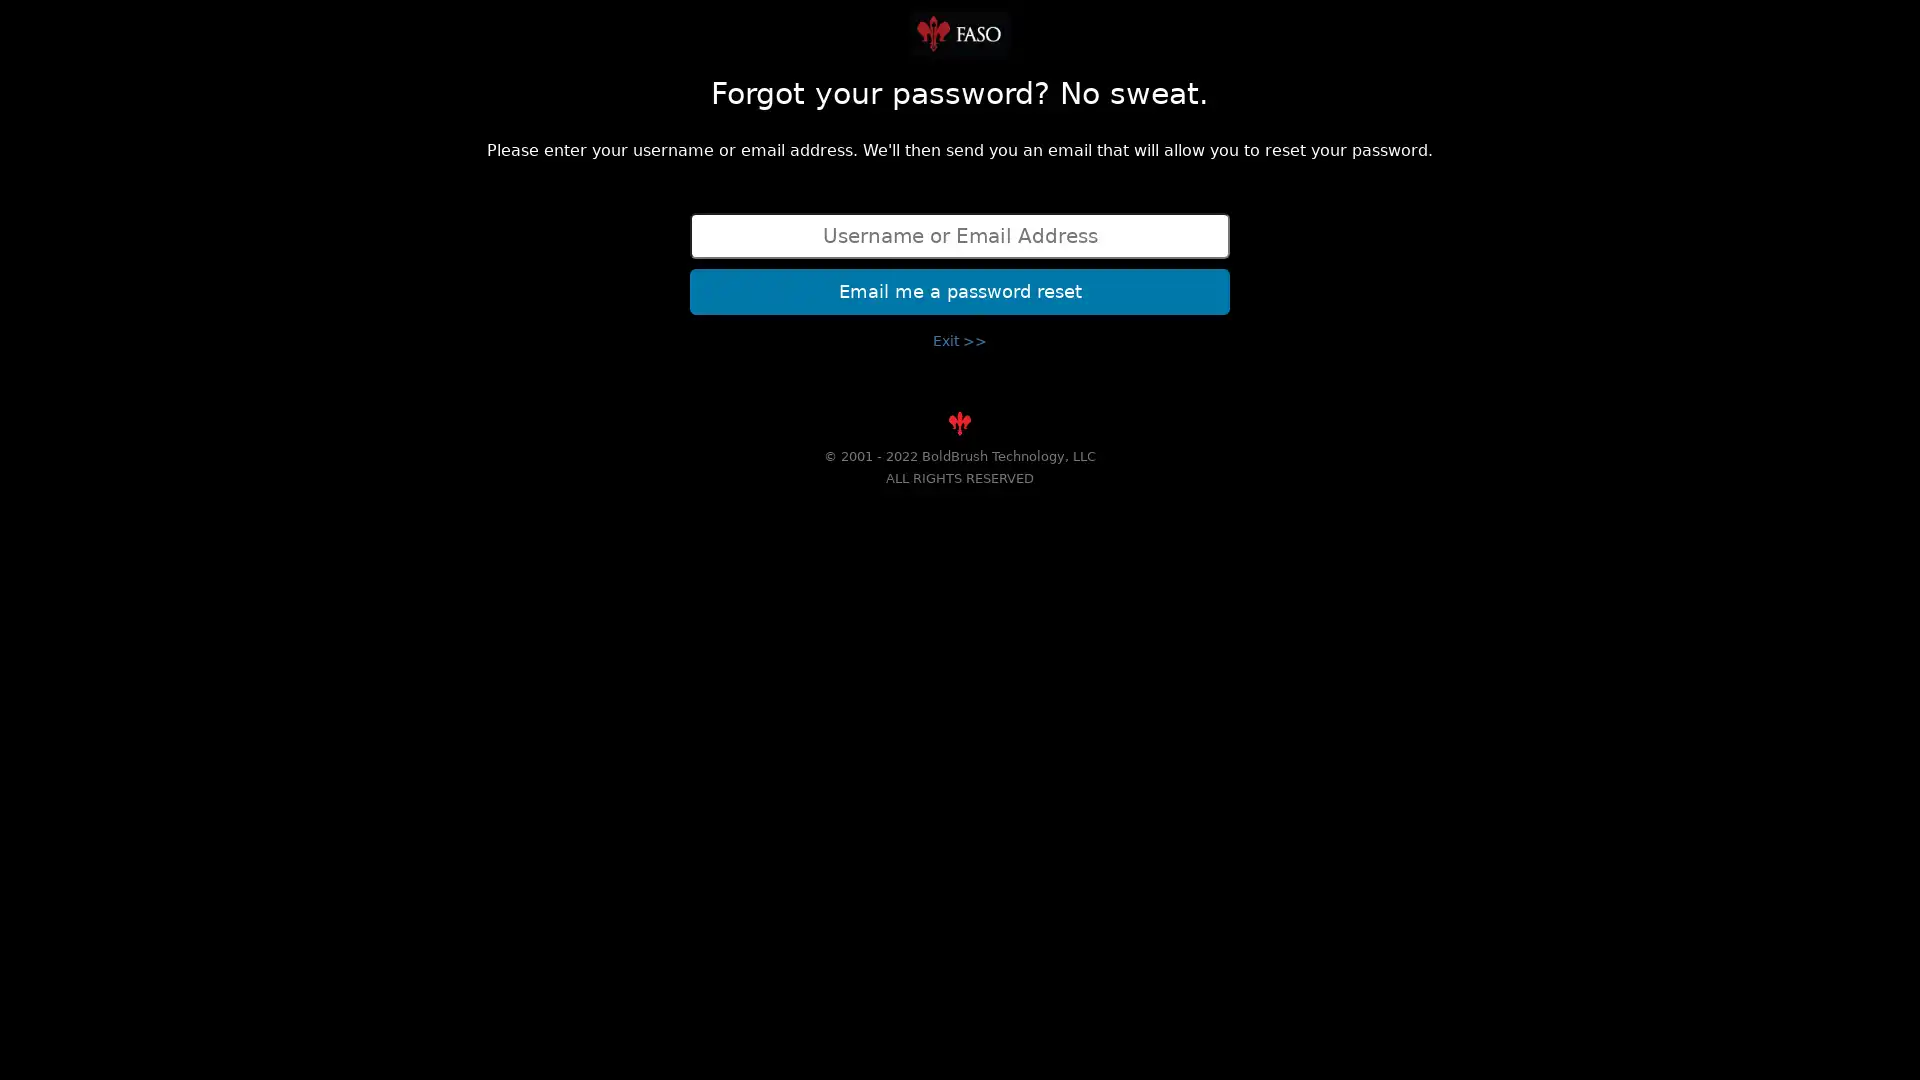 This screenshot has height=1080, width=1920. Describe the element at coordinates (960, 290) in the screenshot. I see `Email me a password reset` at that location.